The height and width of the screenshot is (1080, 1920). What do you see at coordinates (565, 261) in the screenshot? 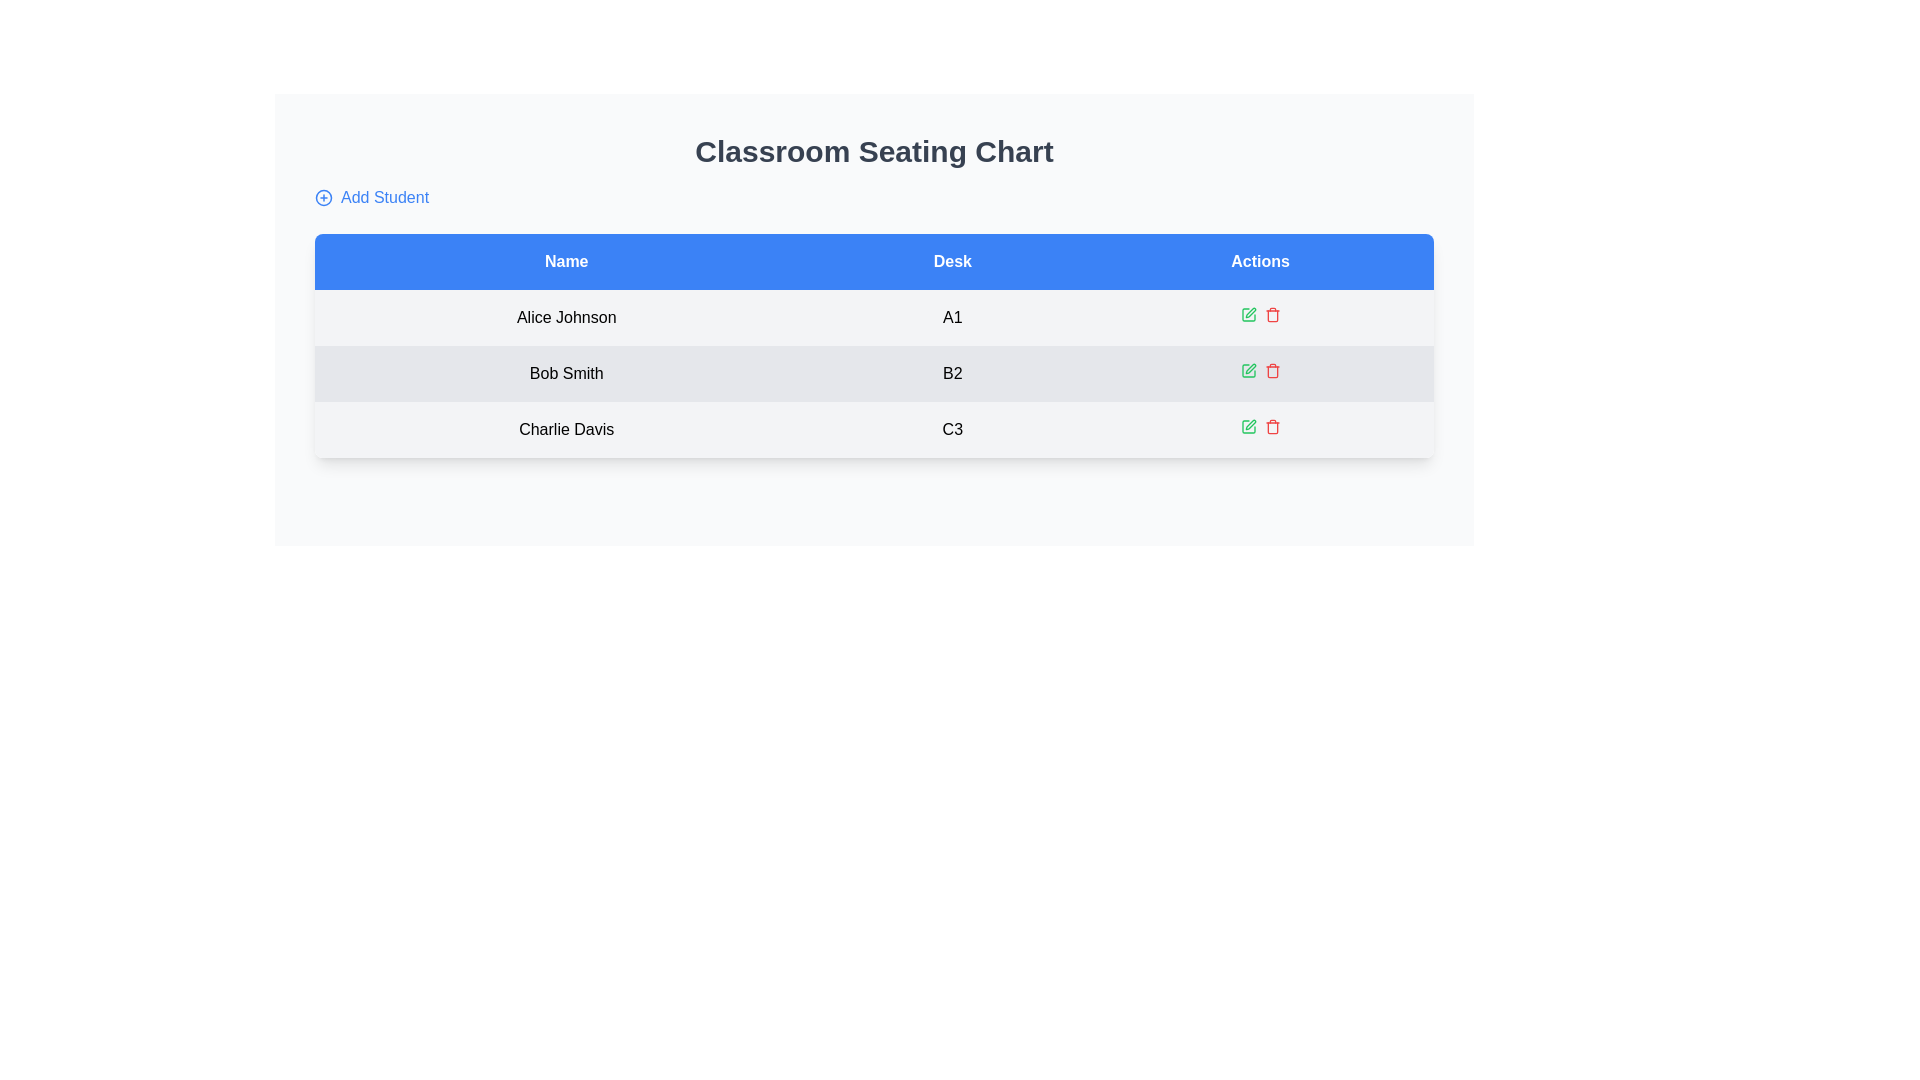
I see `the Header Label with the blue rectangular background and the centered white text 'Name', which is the first header in the table under 'Classroom Seating Chart'` at bounding box center [565, 261].